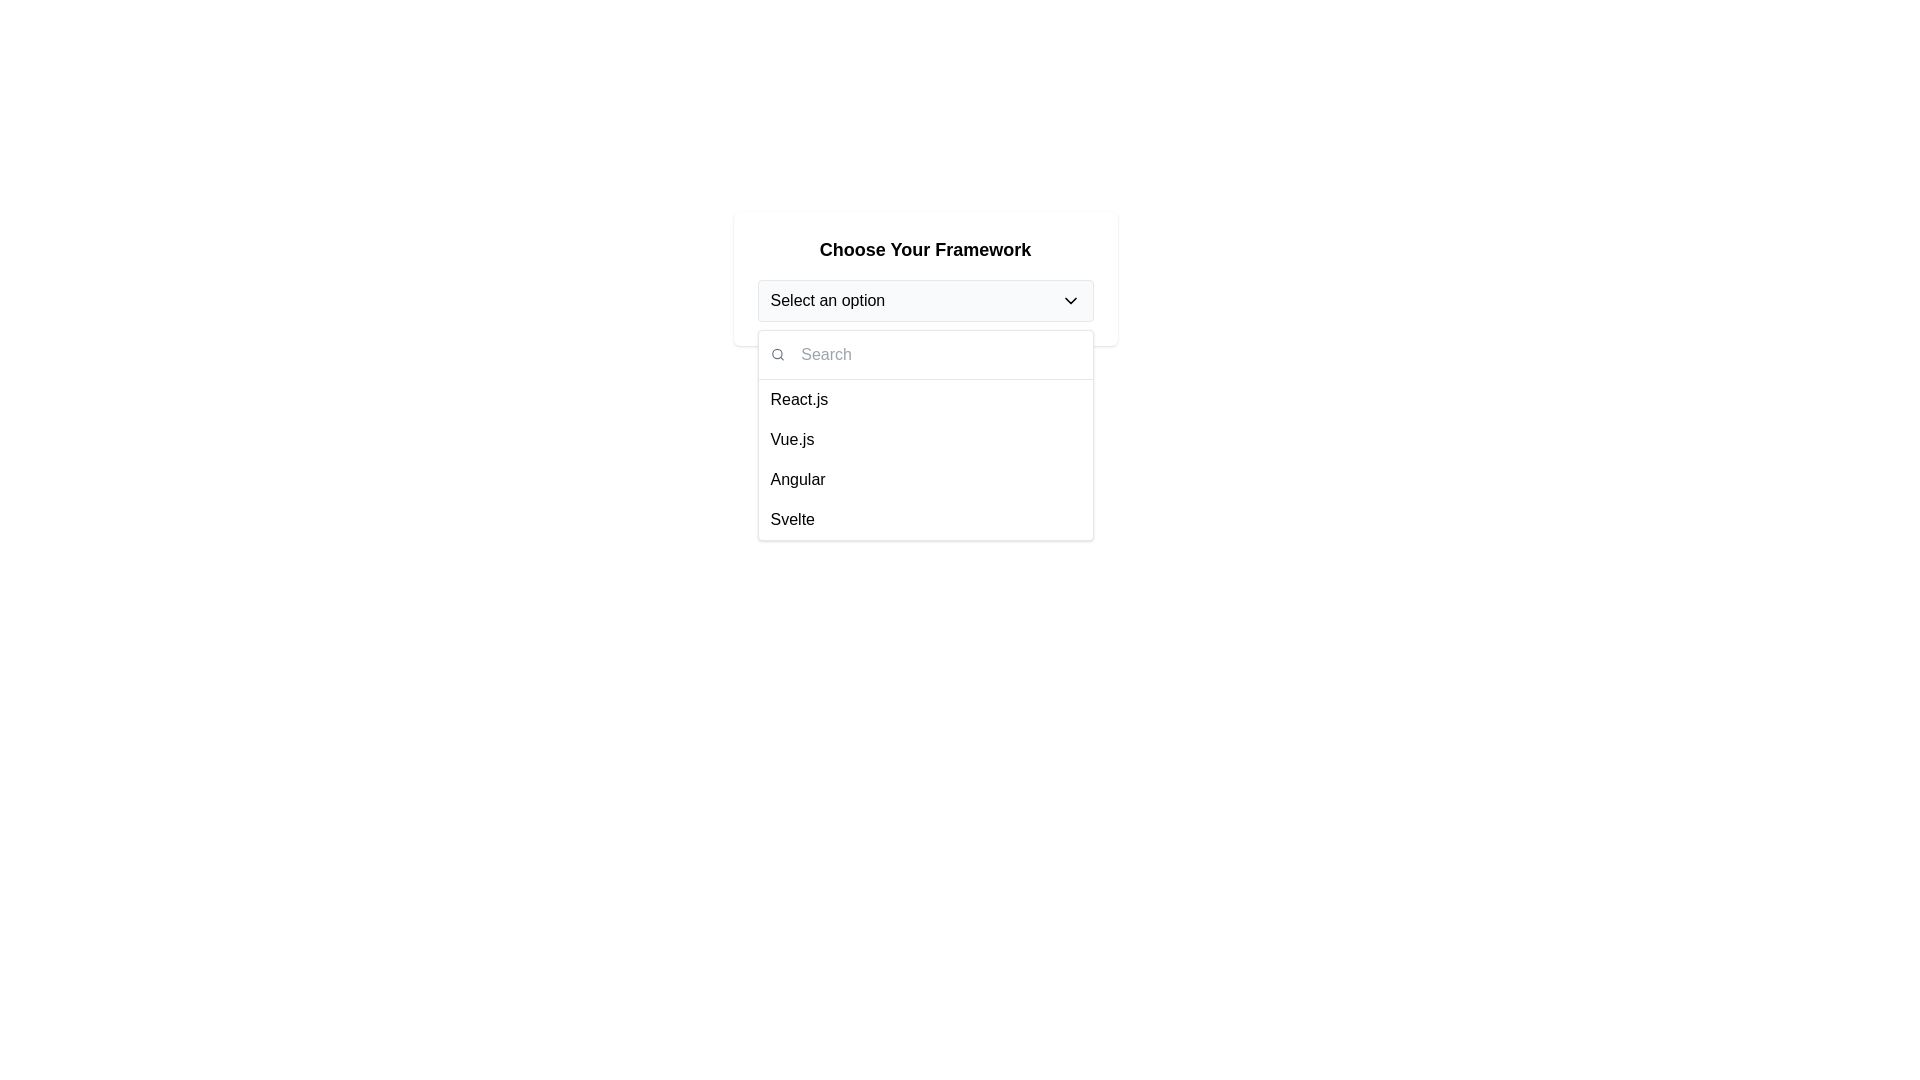 Image resolution: width=1920 pixels, height=1080 pixels. What do you see at coordinates (791, 438) in the screenshot?
I see `the 'Vue.js' option in the dropdown menu` at bounding box center [791, 438].